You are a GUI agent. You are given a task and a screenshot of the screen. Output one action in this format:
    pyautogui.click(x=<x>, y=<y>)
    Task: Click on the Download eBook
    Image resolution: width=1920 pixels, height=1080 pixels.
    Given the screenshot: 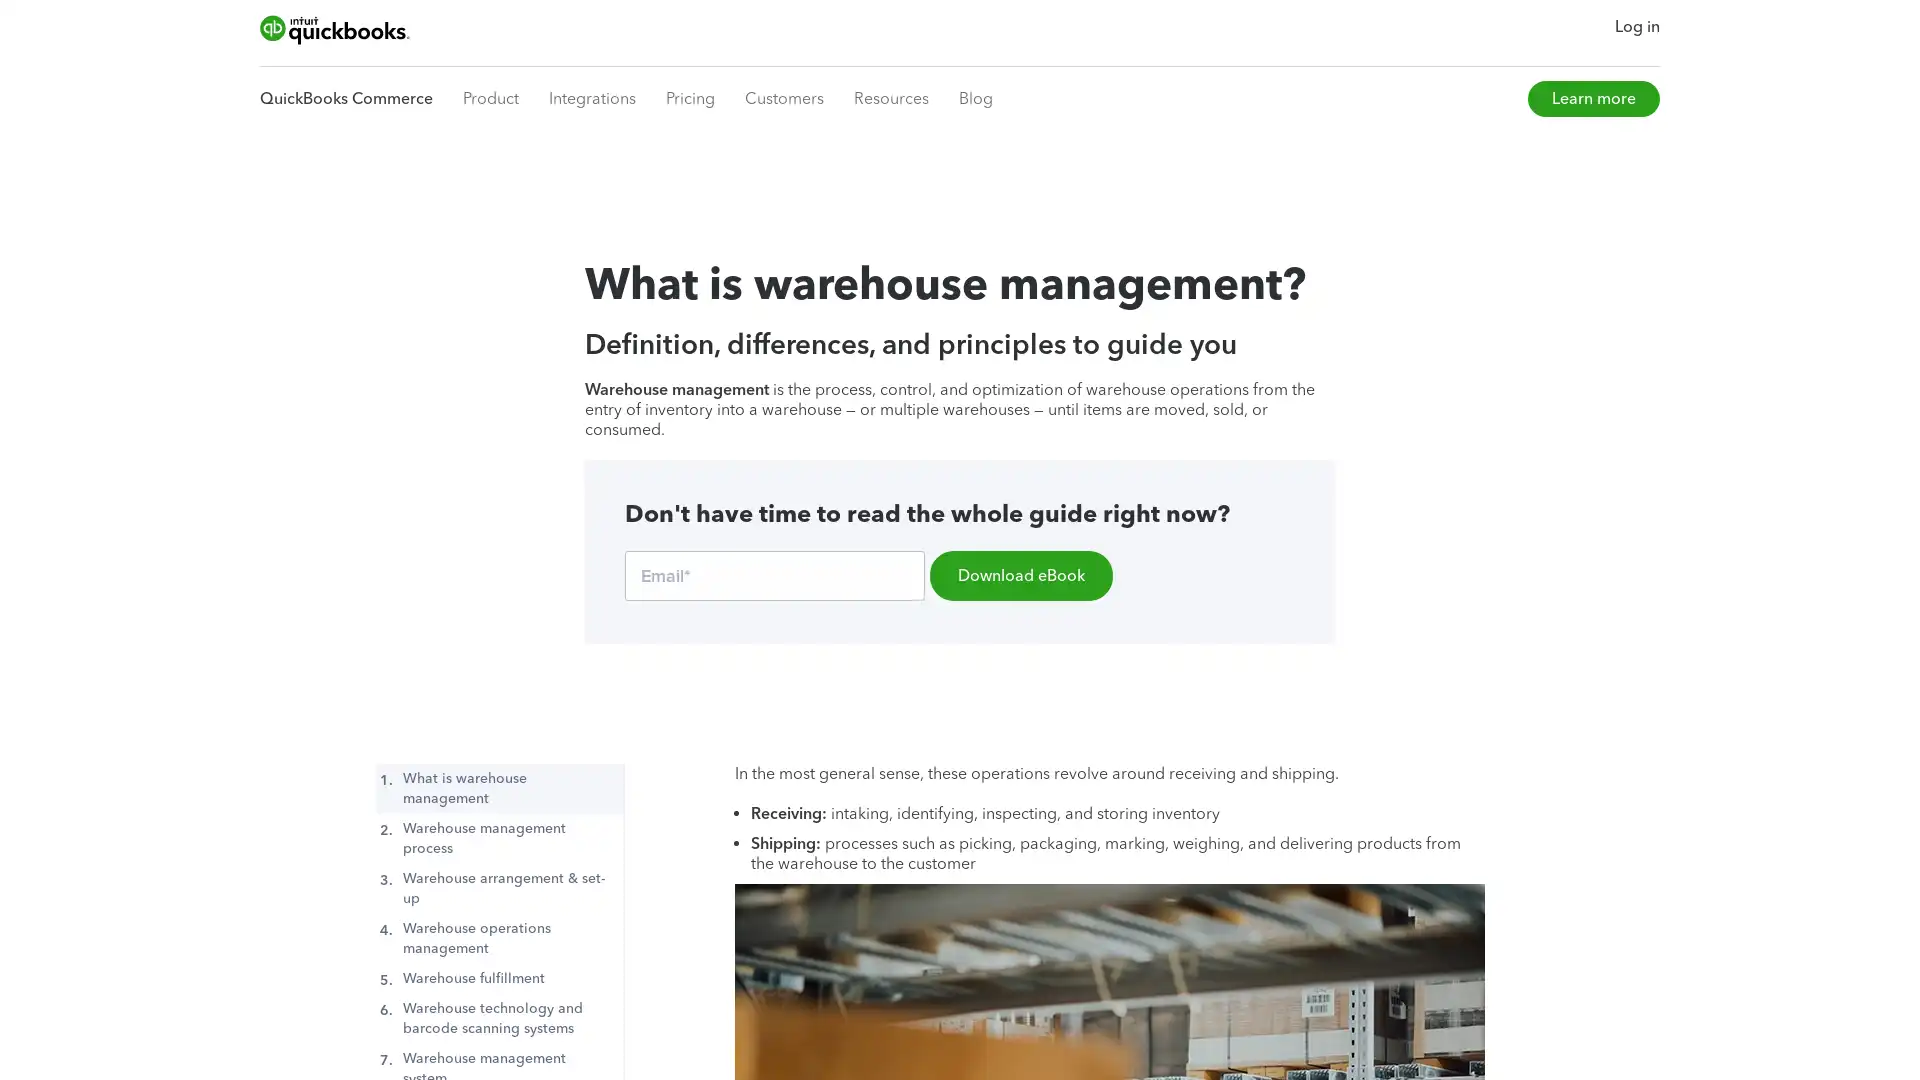 What is the action you would take?
    pyautogui.click(x=1021, y=575)
    